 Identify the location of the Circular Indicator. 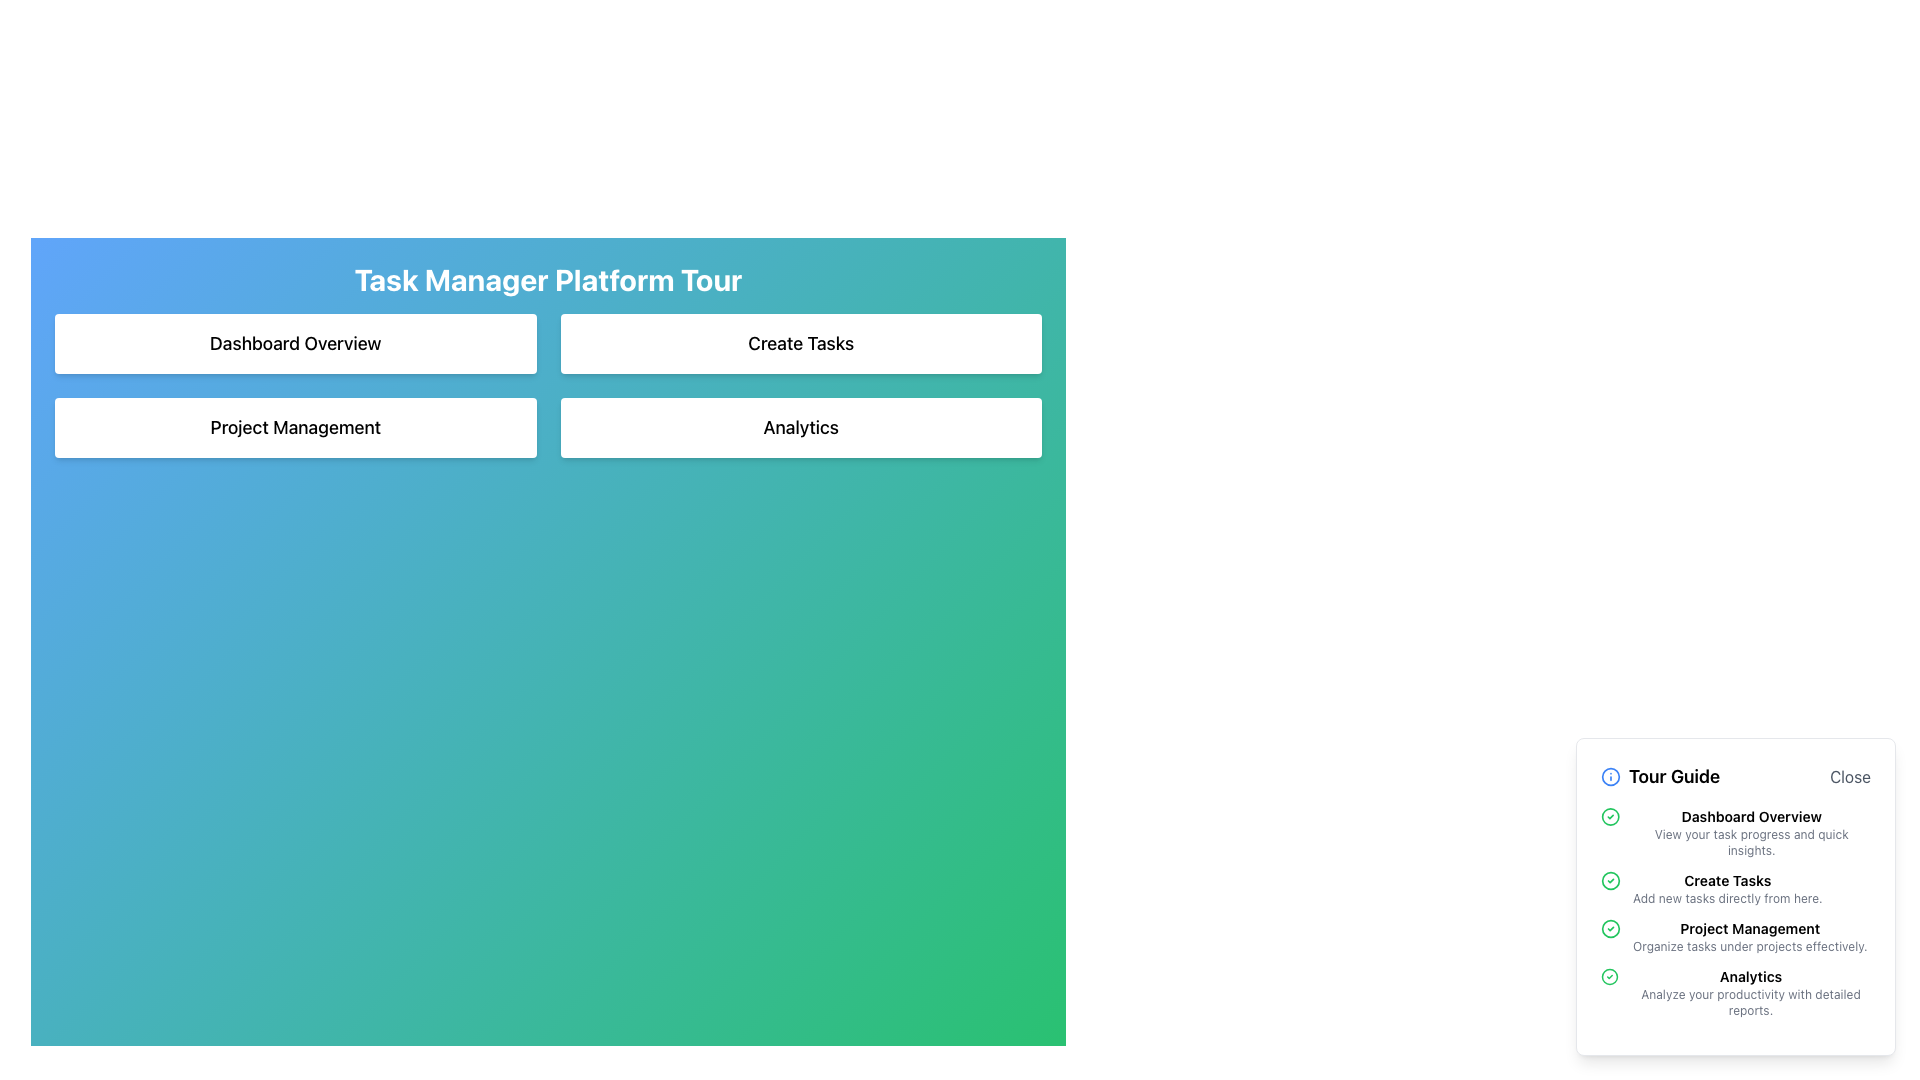
(1611, 929).